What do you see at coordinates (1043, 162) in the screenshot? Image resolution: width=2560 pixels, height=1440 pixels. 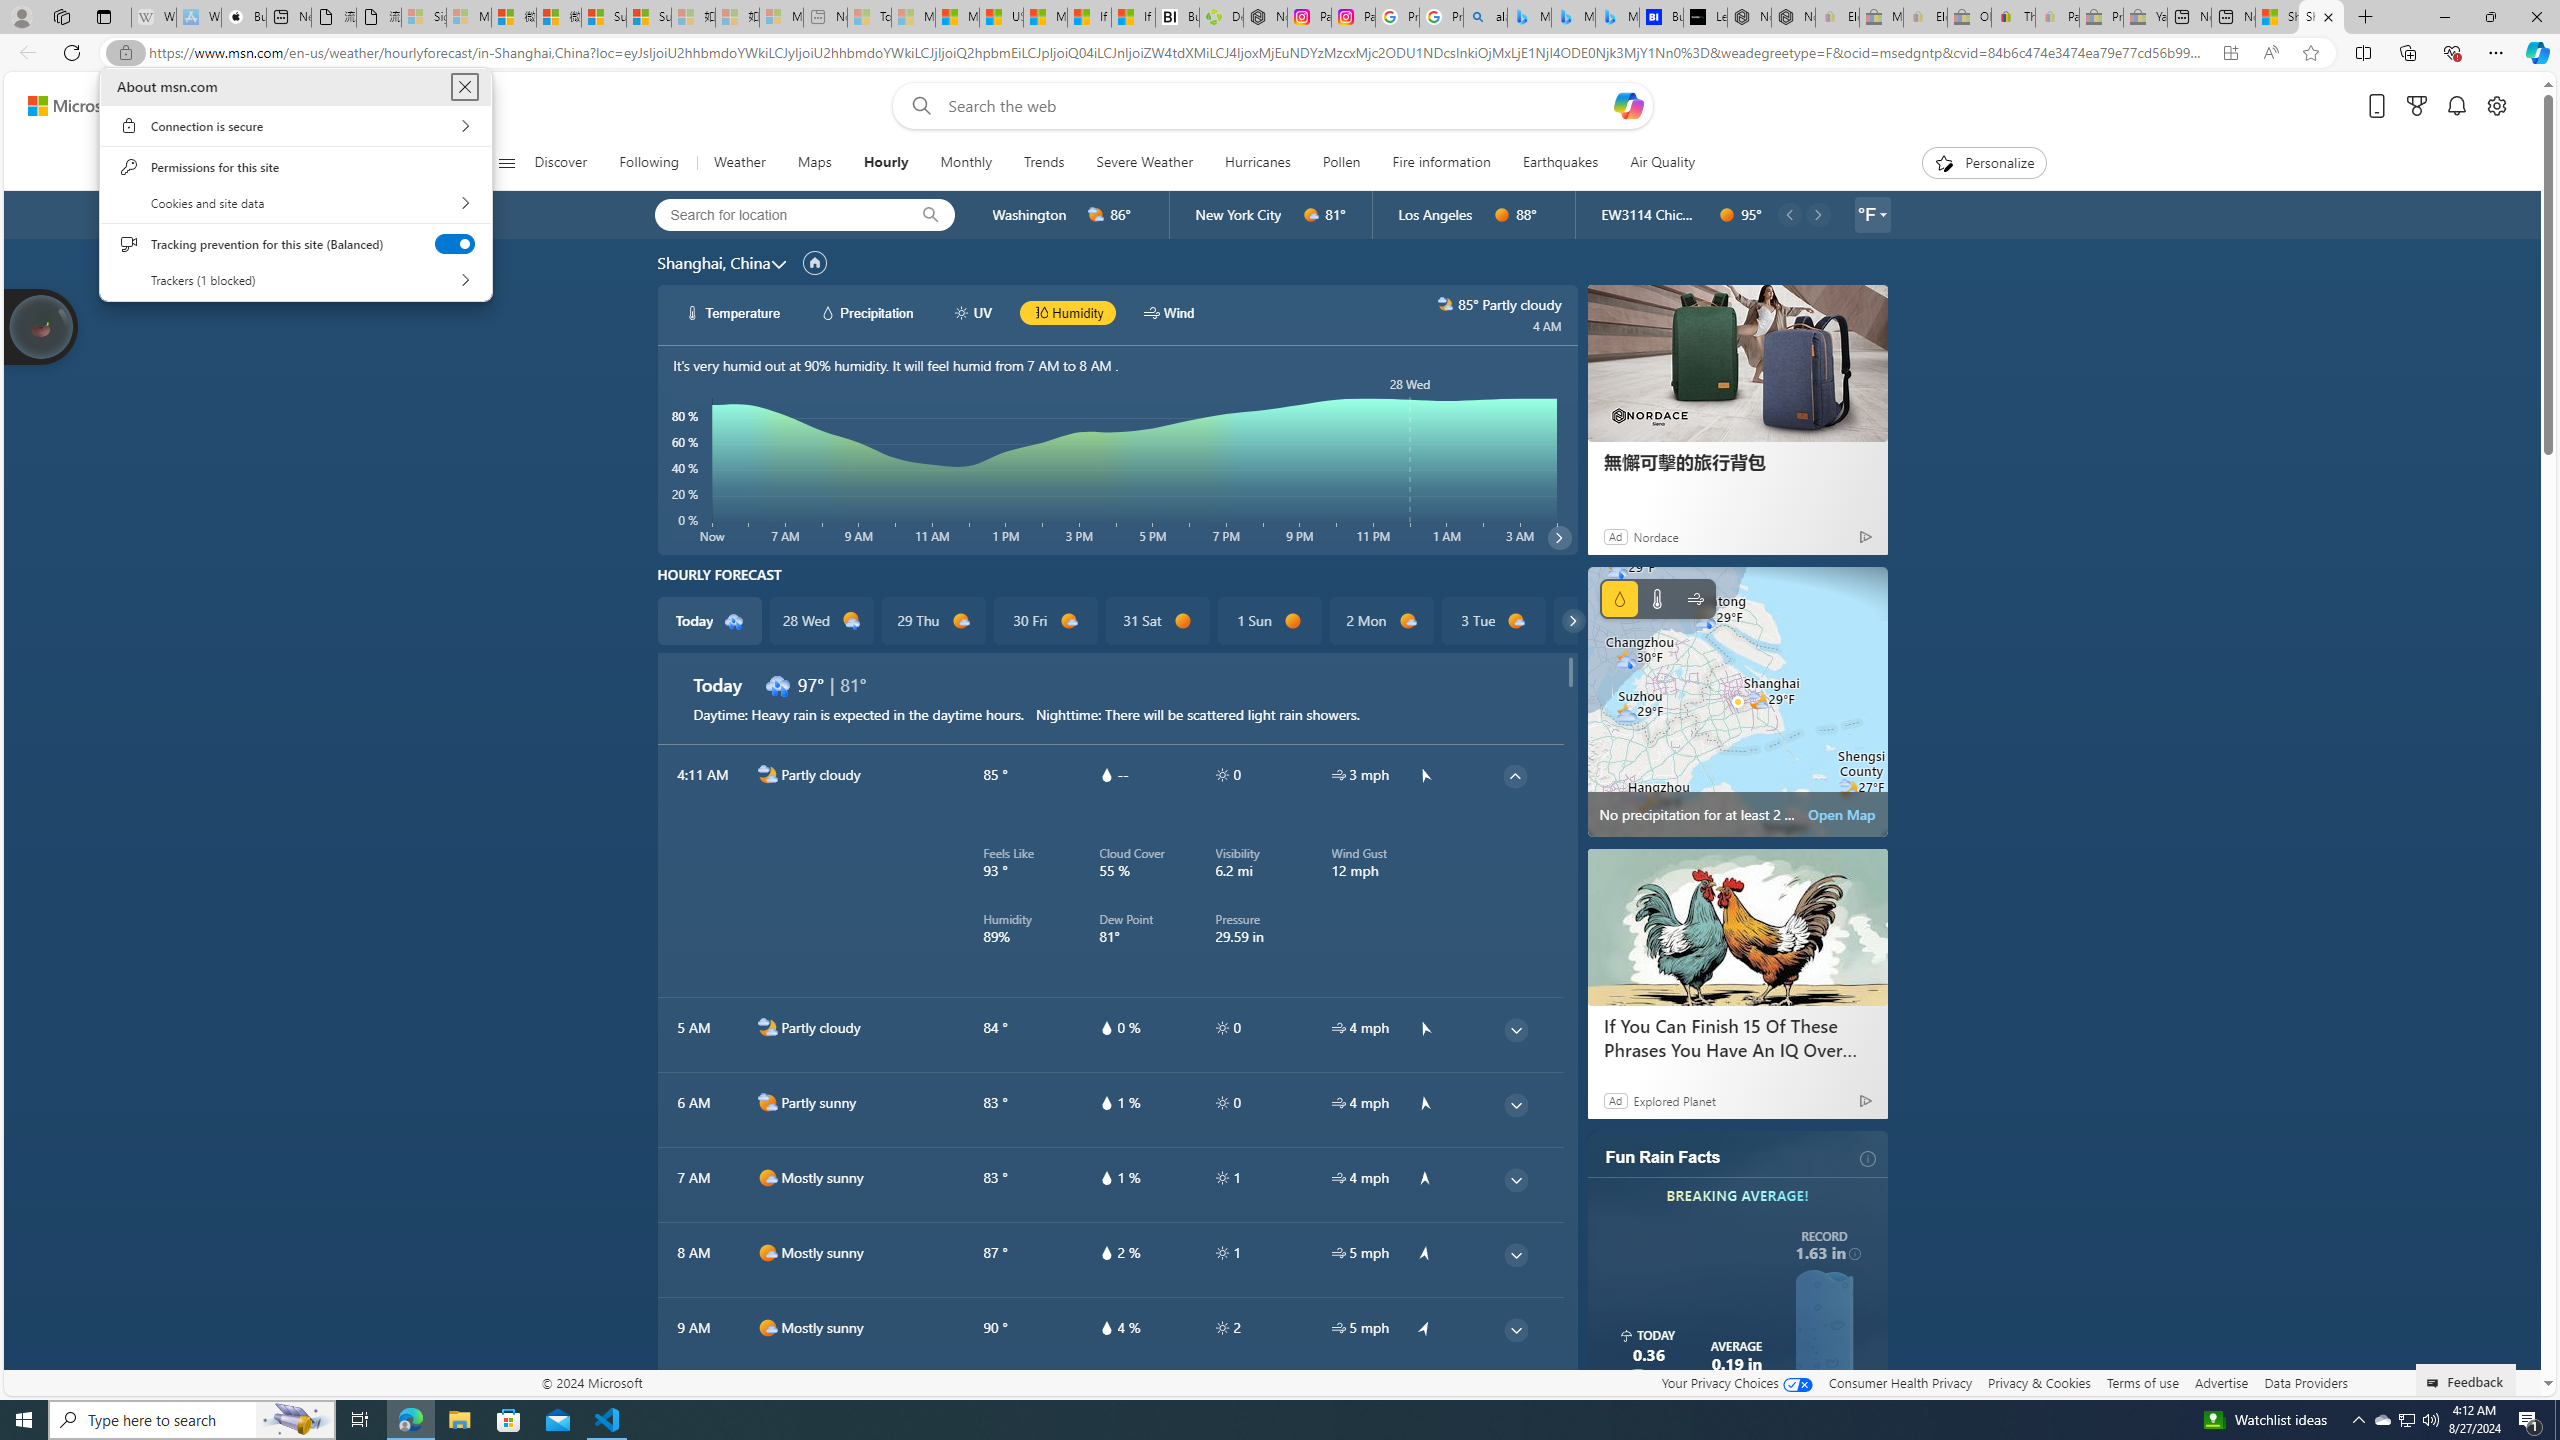 I see `'Trends'` at bounding box center [1043, 162].